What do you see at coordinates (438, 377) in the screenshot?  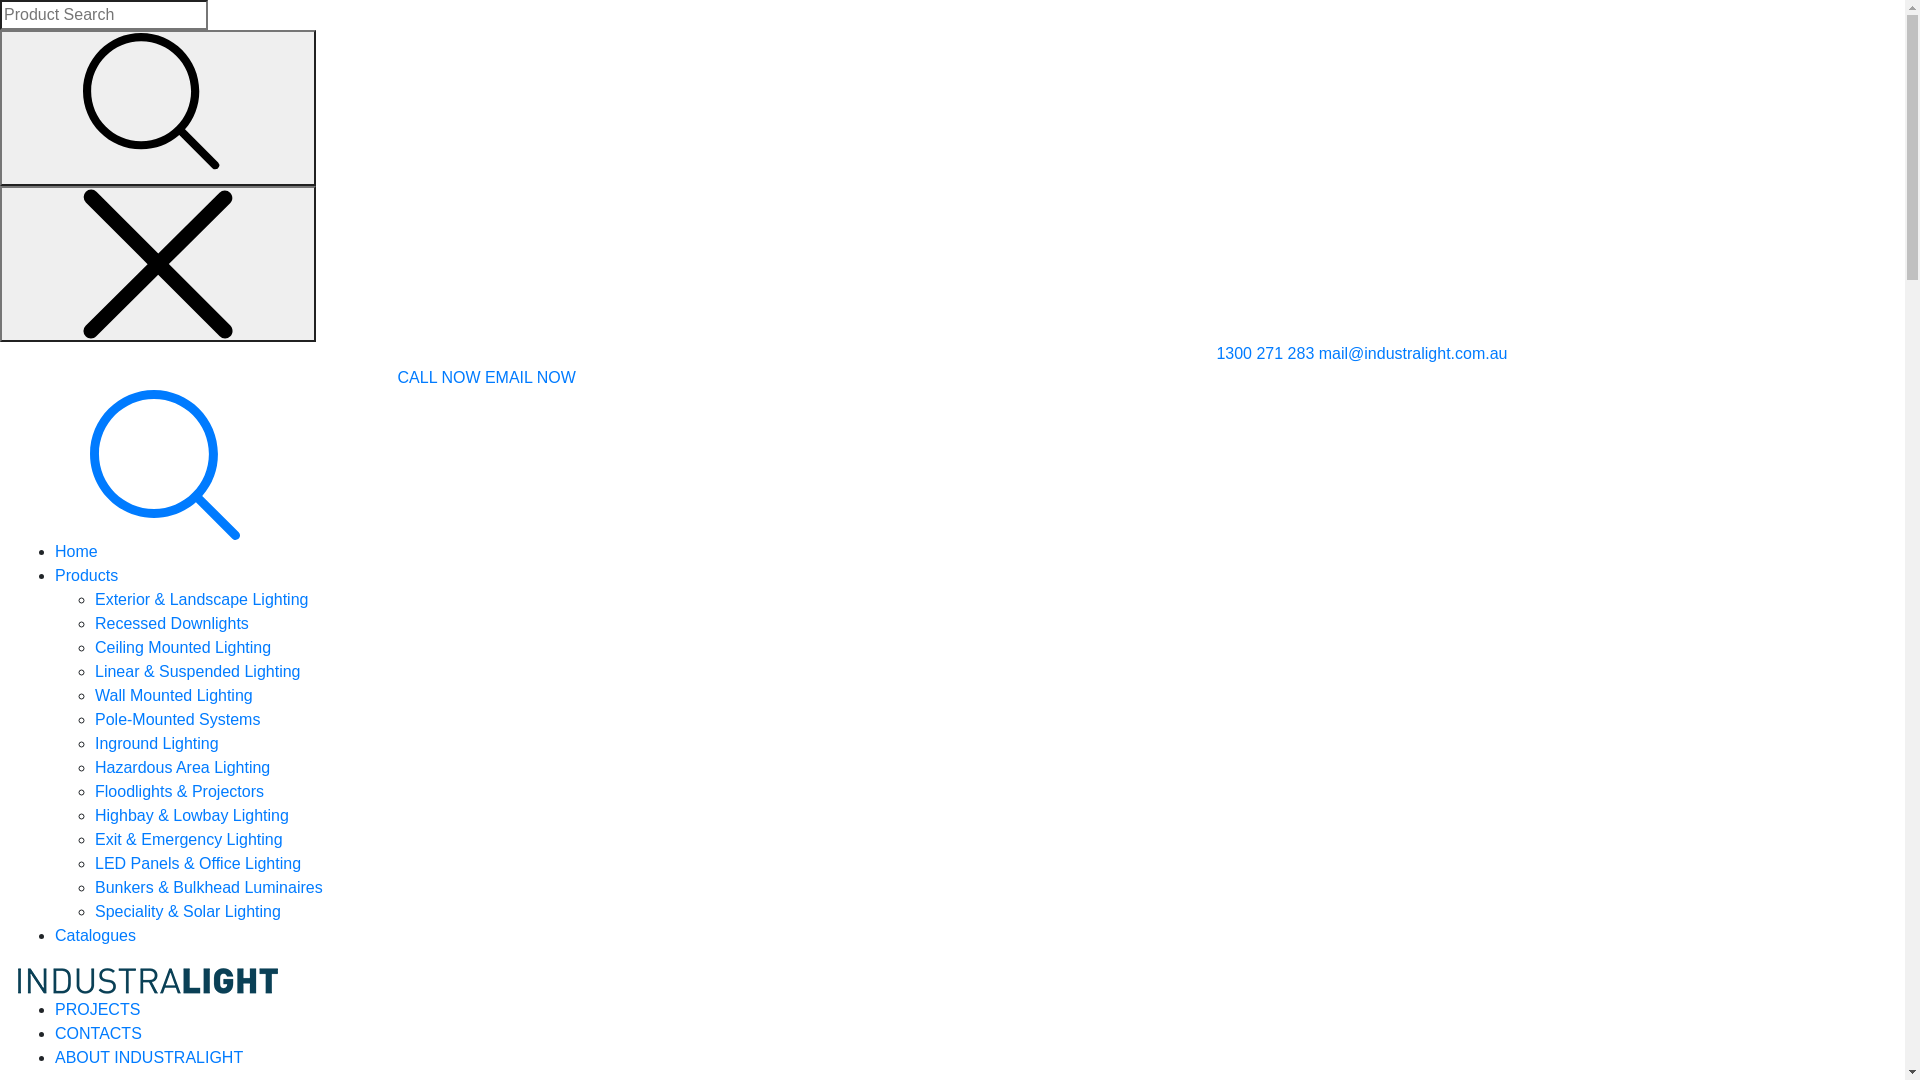 I see `'CALL NOW'` at bounding box center [438, 377].